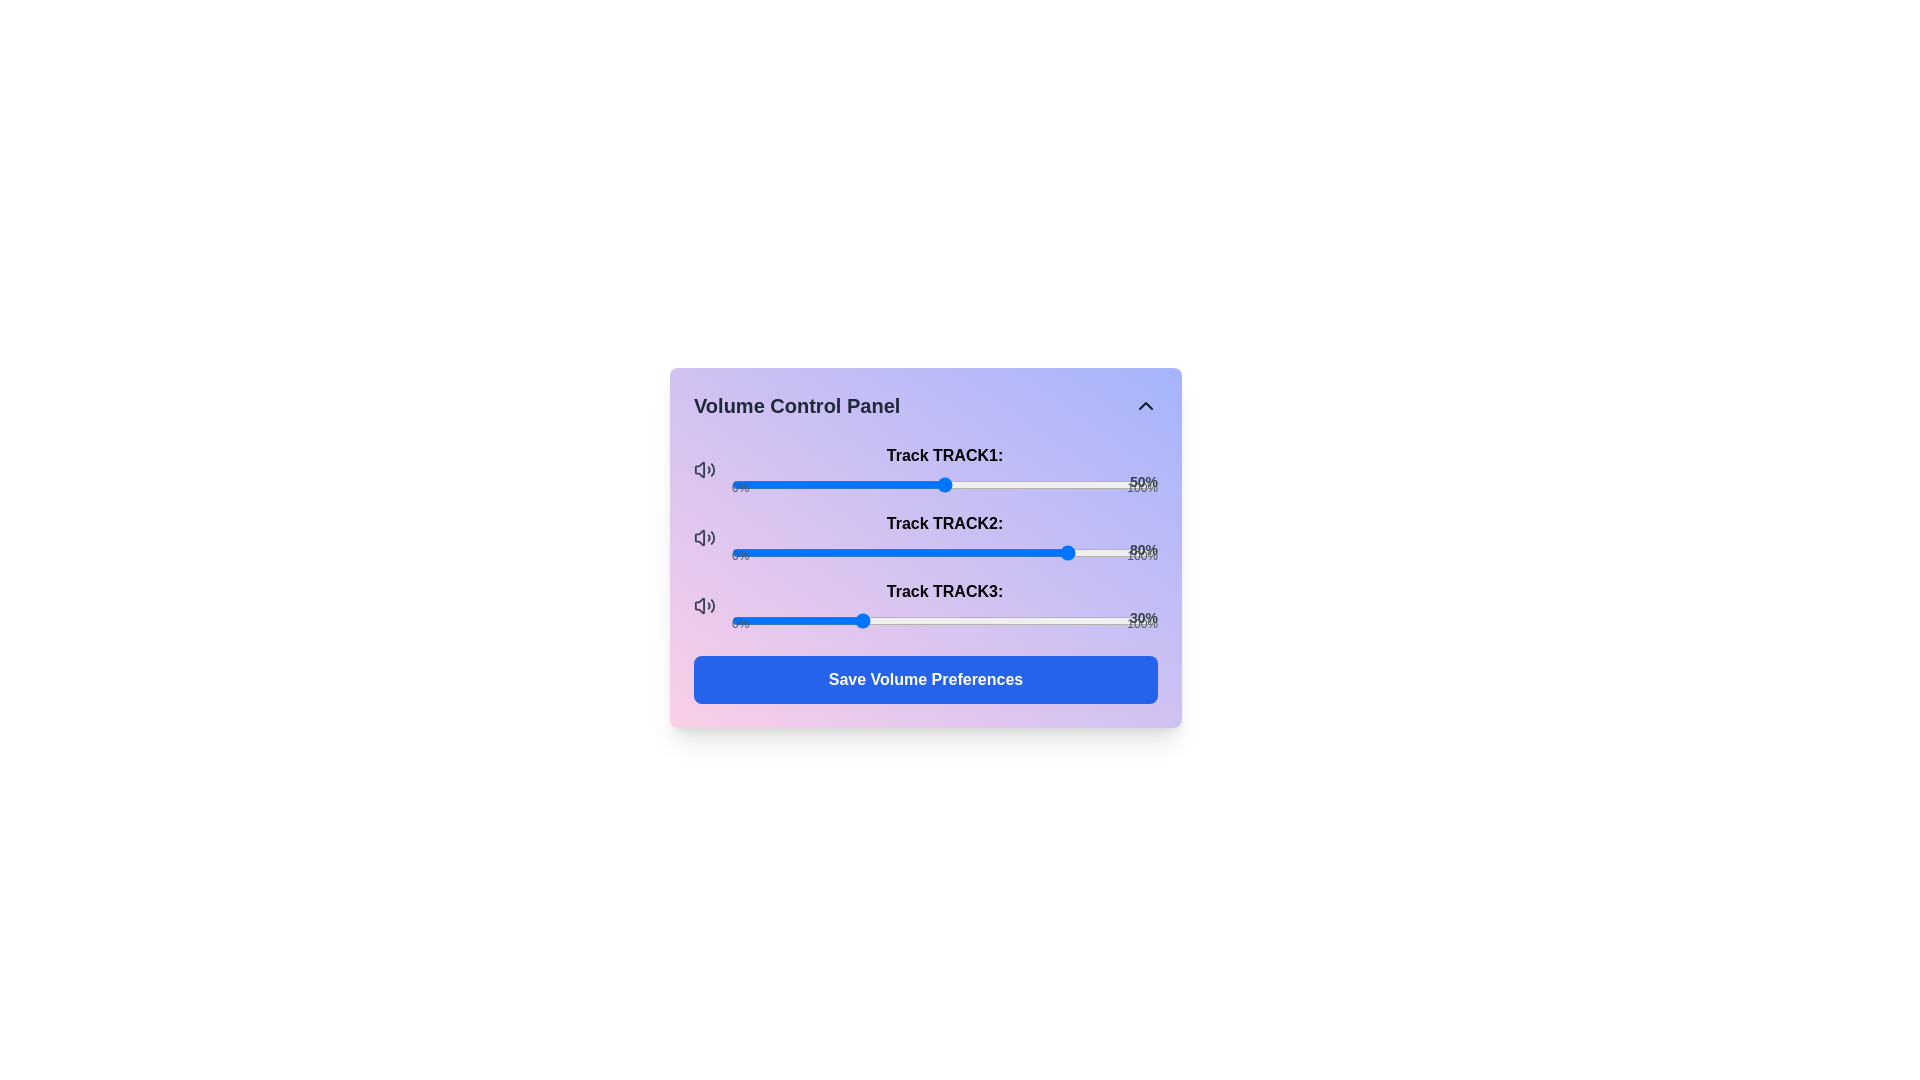  Describe the element at coordinates (1030, 620) in the screenshot. I see `the slider value` at that location.